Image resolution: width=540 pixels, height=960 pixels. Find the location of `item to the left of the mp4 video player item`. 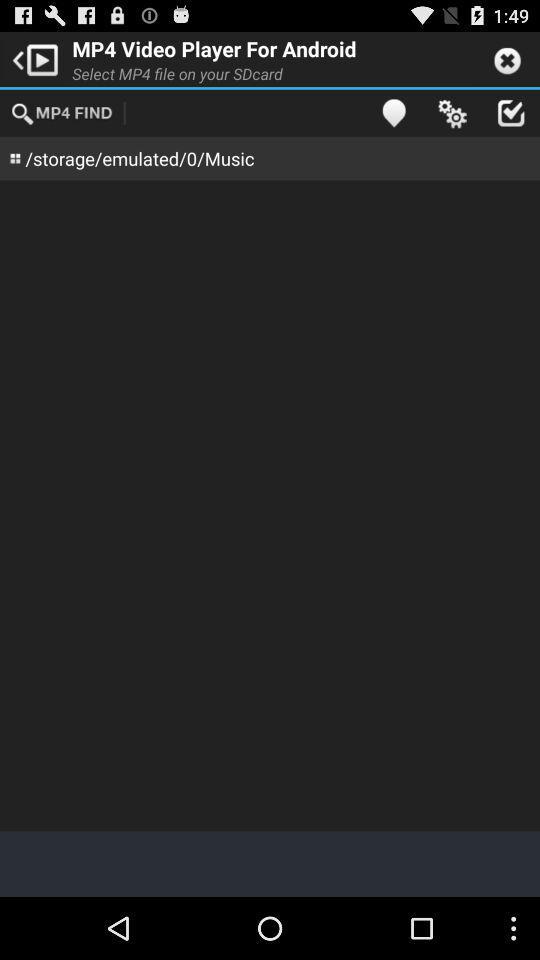

item to the left of the mp4 video player item is located at coordinates (31, 57).